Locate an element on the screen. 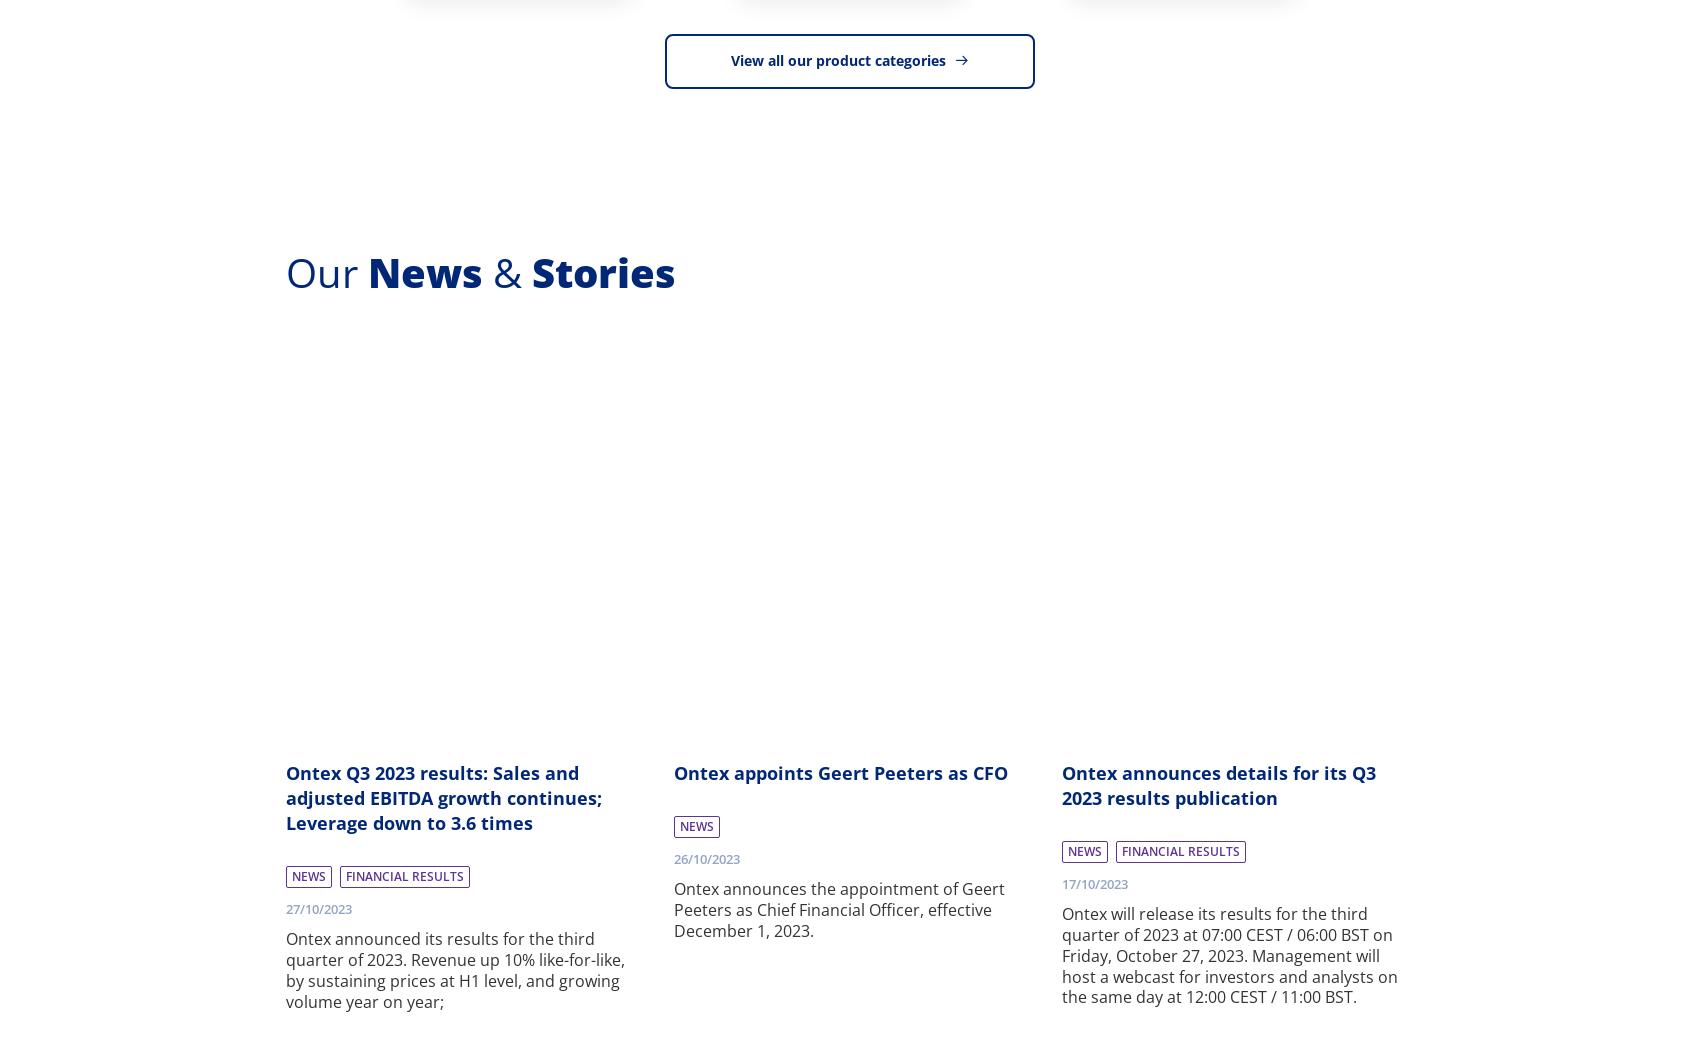  'Ontex appoints Geert Peeters as CFO' is located at coordinates (839, 771).